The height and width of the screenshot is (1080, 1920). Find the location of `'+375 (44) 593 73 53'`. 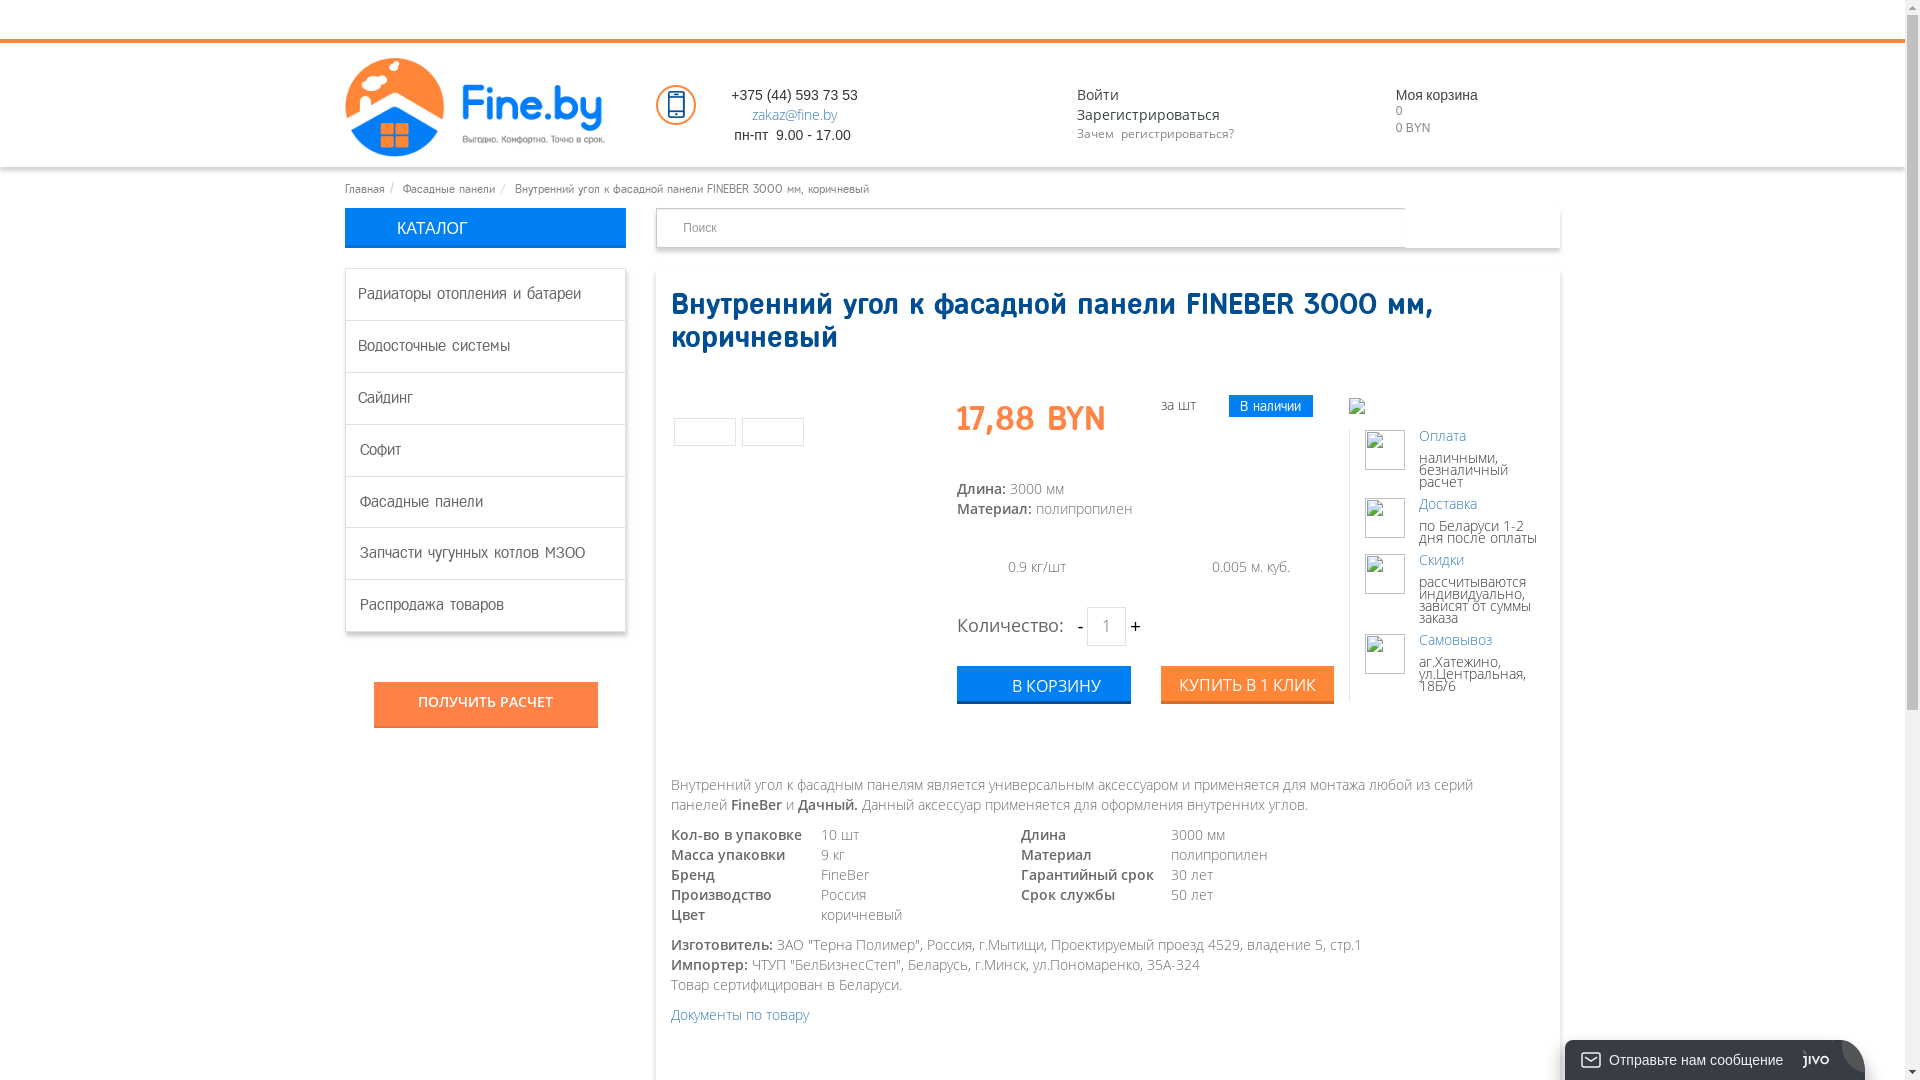

'+375 (44) 593 73 53' is located at coordinates (793, 95).